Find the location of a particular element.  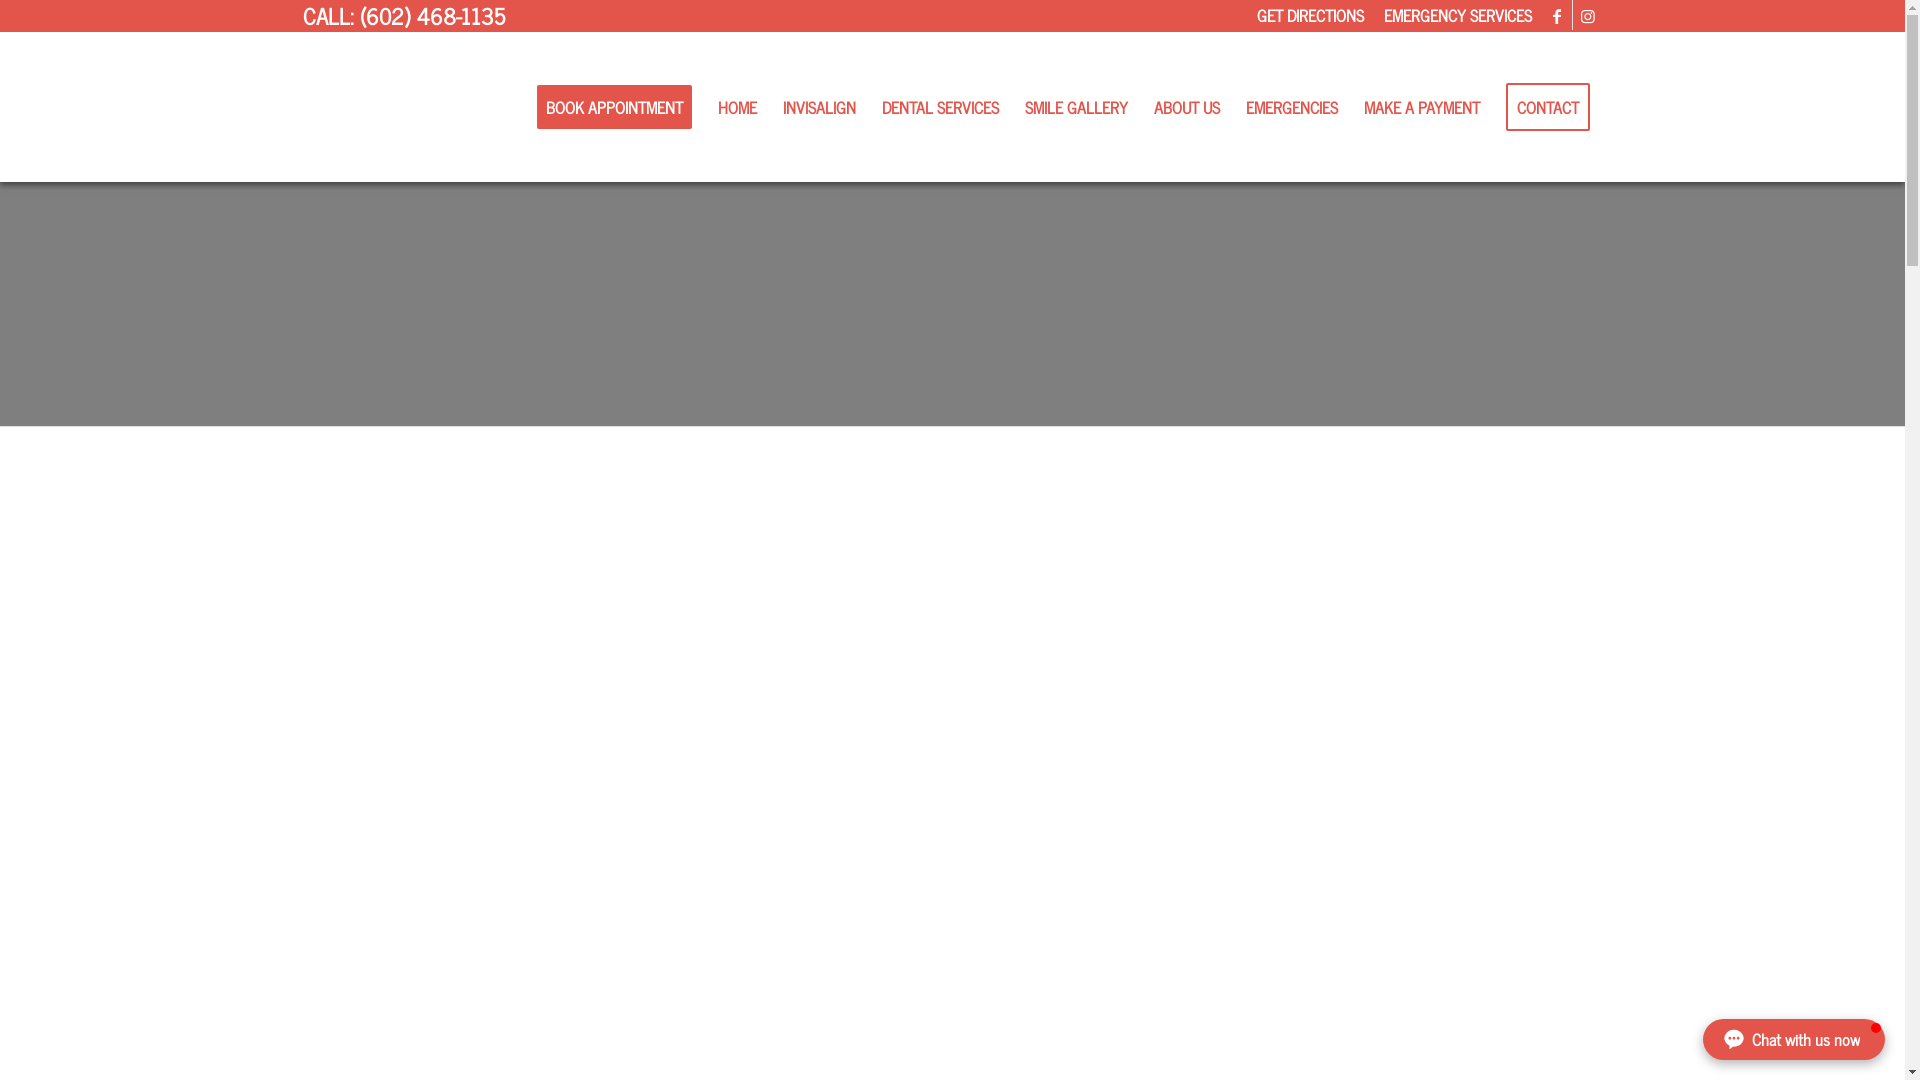

'Facebook' is located at coordinates (1555, 15).